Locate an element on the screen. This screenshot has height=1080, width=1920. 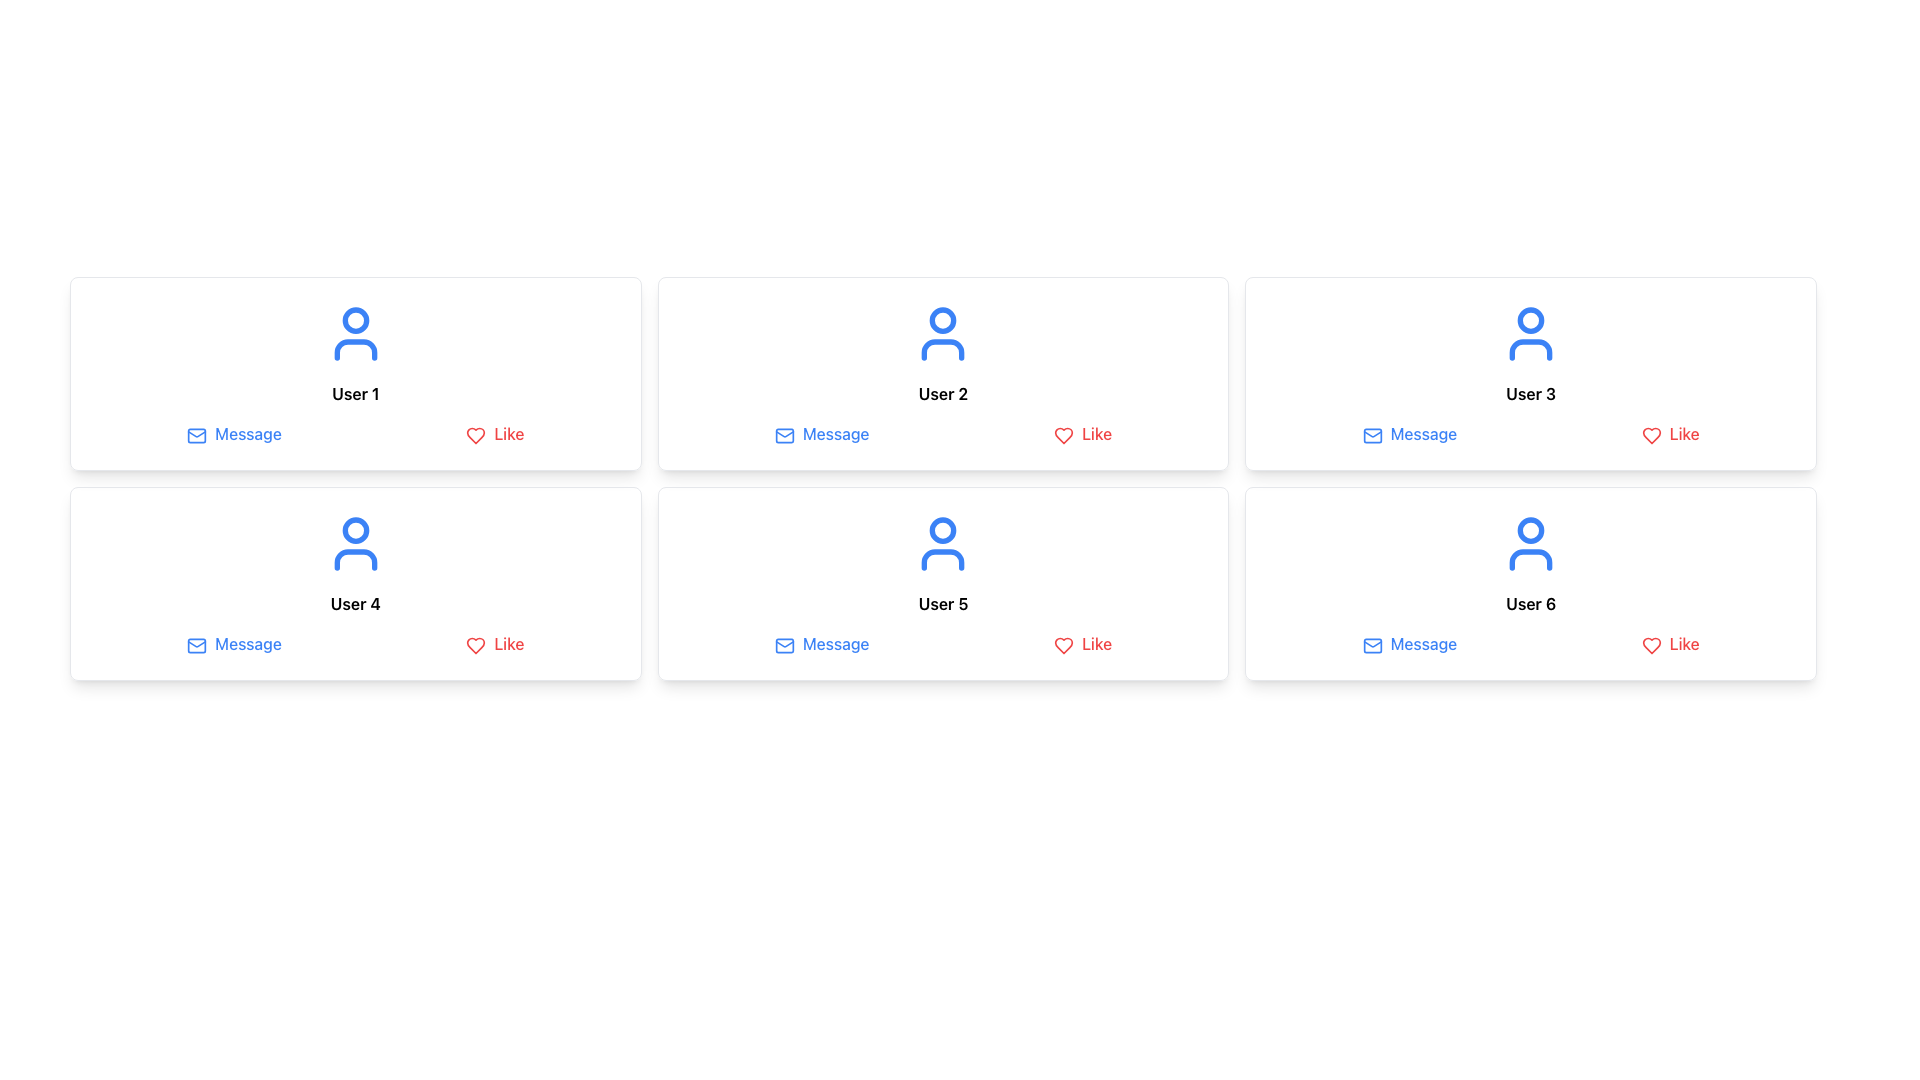
the heart icon located at the bottom-right of the 'User 3' profile card is located at coordinates (1651, 434).